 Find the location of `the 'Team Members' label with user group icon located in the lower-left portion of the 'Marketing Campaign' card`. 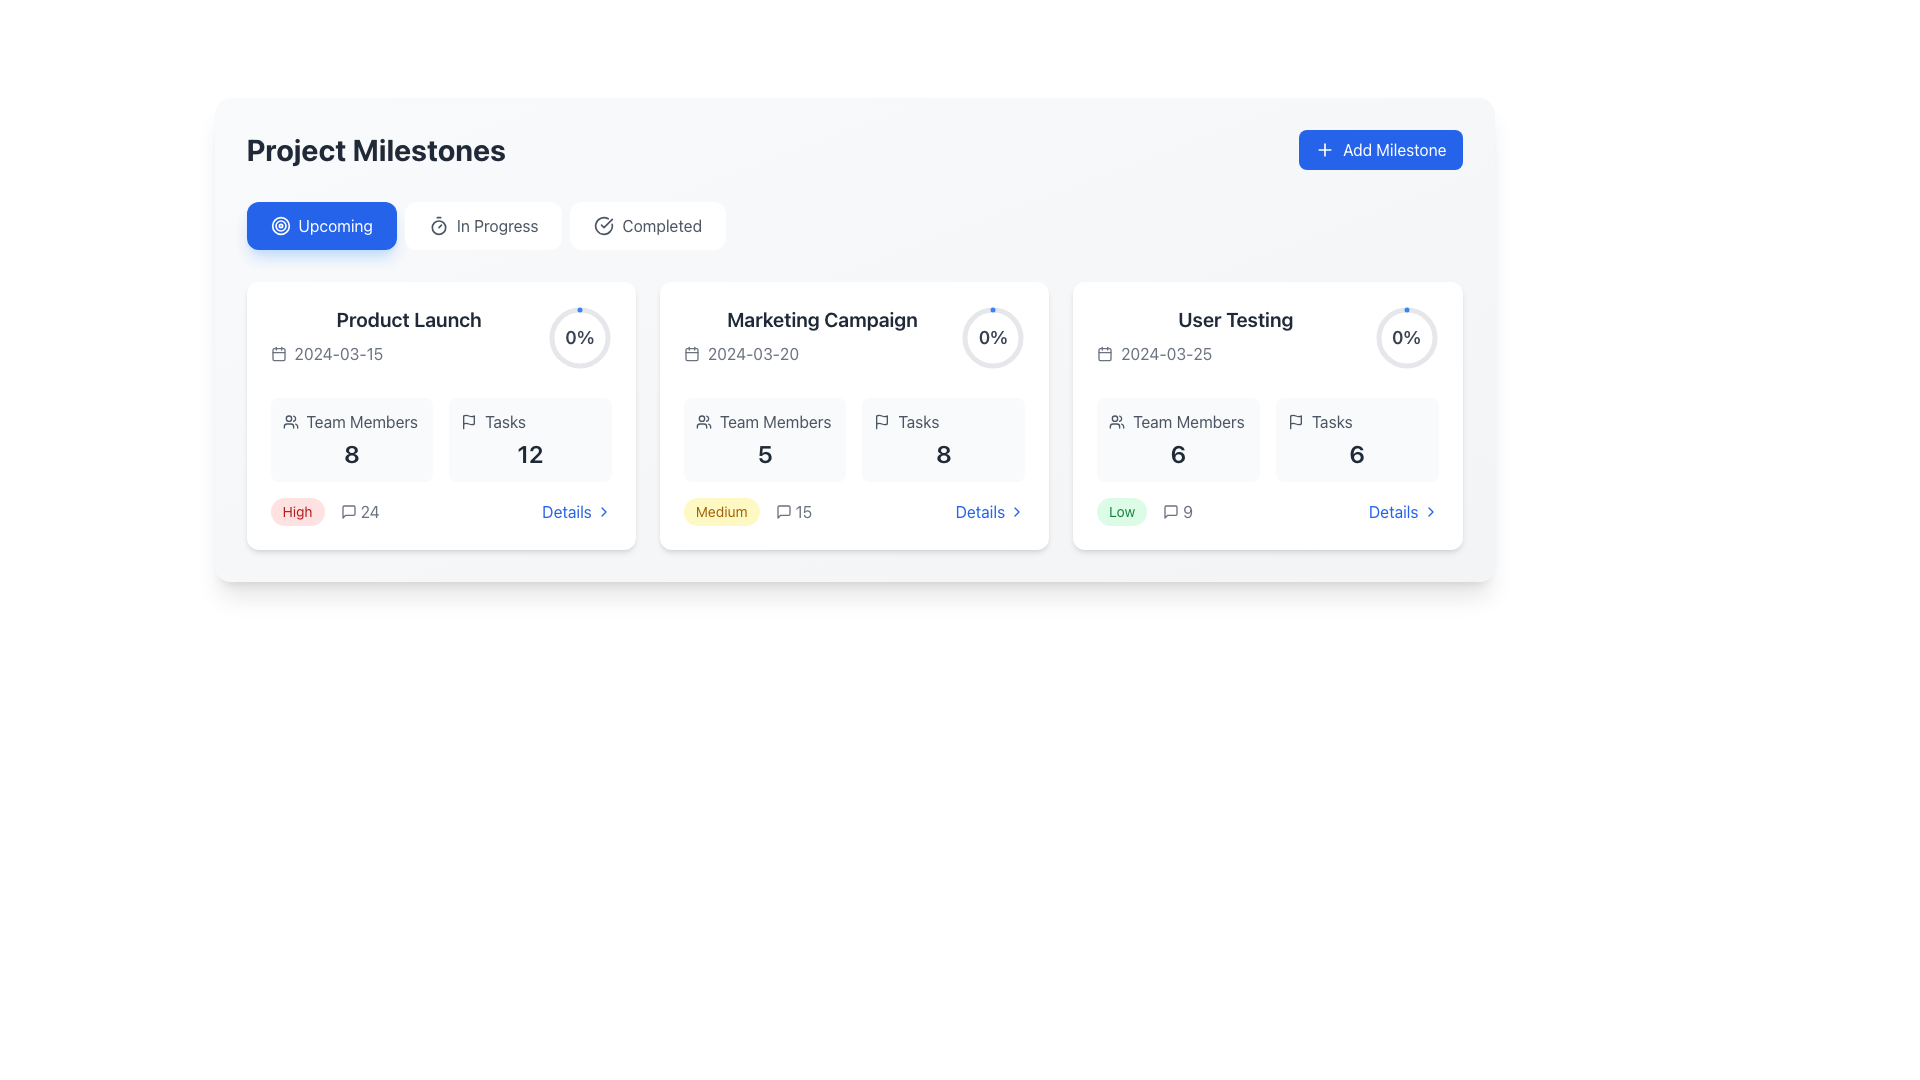

the 'Team Members' label with user group icon located in the lower-left portion of the 'Marketing Campaign' card is located at coordinates (764, 420).